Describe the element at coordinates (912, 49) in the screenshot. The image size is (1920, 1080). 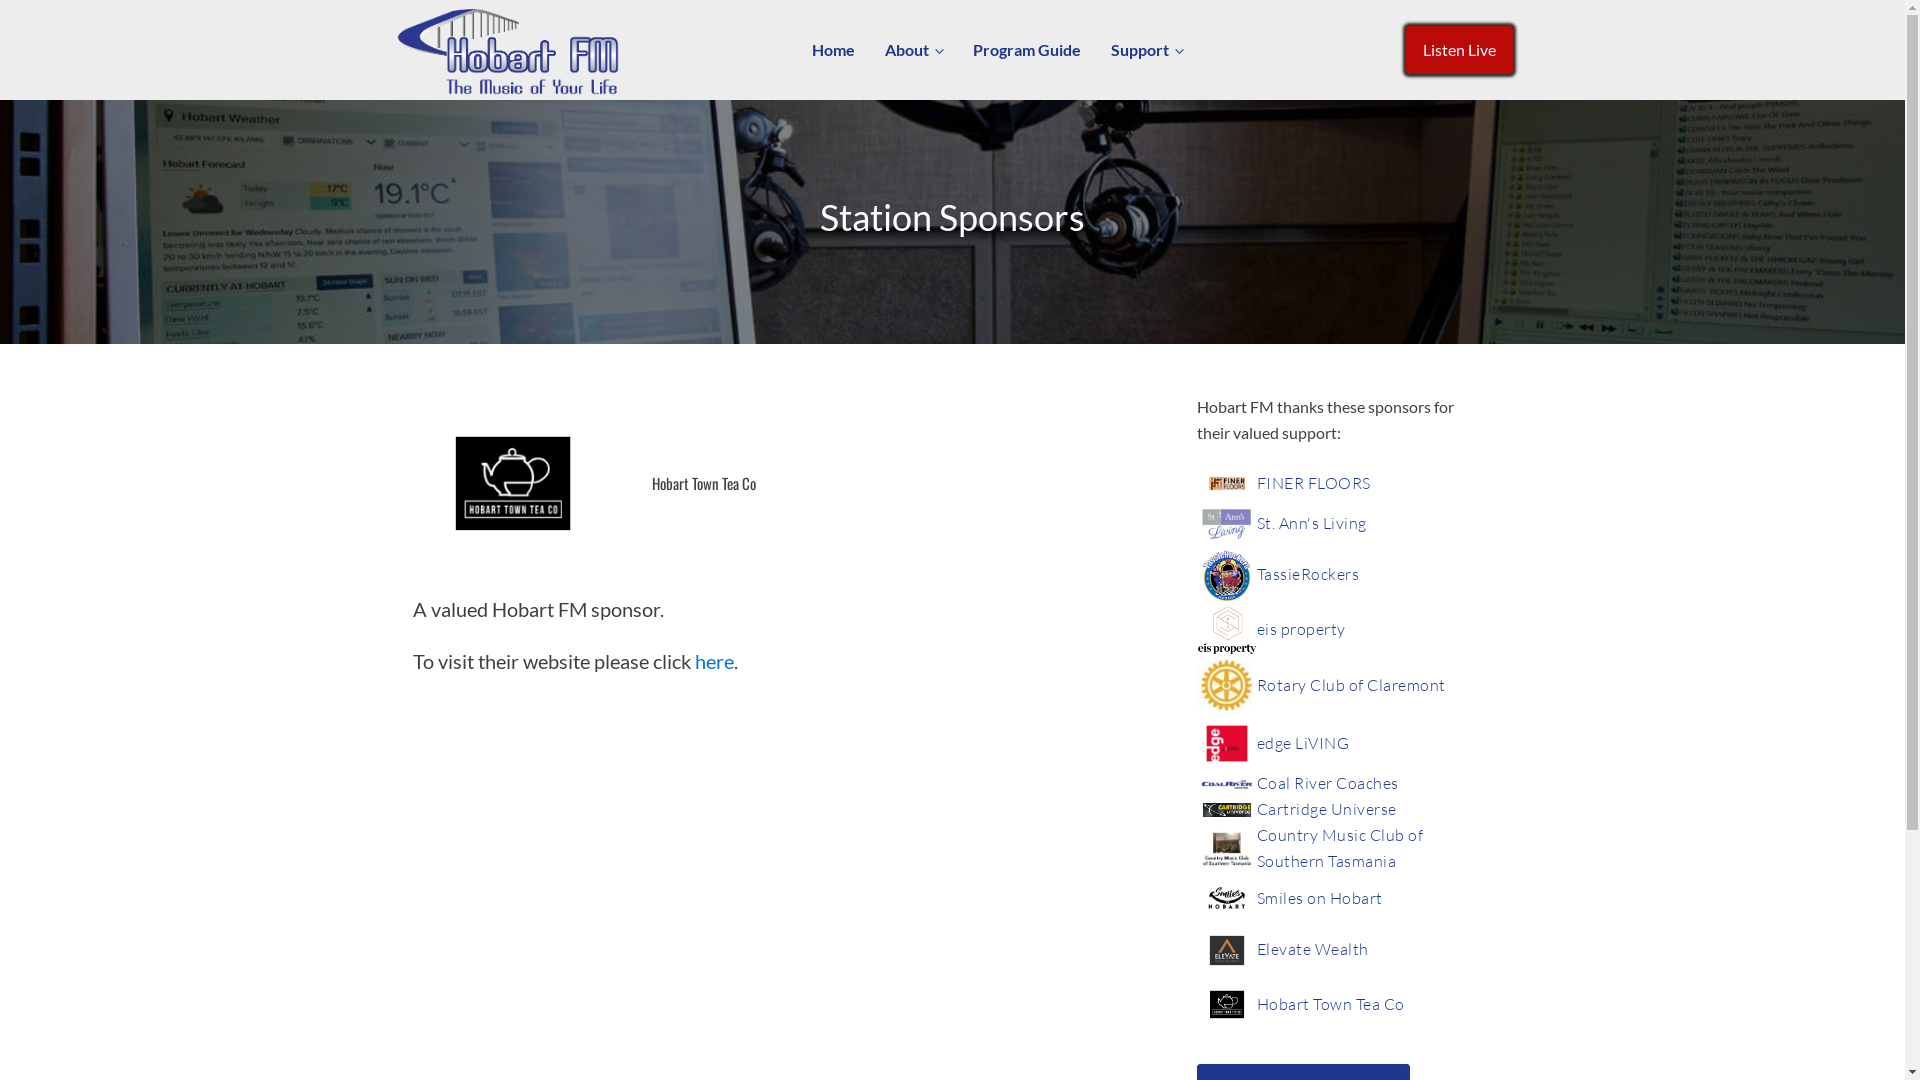
I see `'About'` at that location.